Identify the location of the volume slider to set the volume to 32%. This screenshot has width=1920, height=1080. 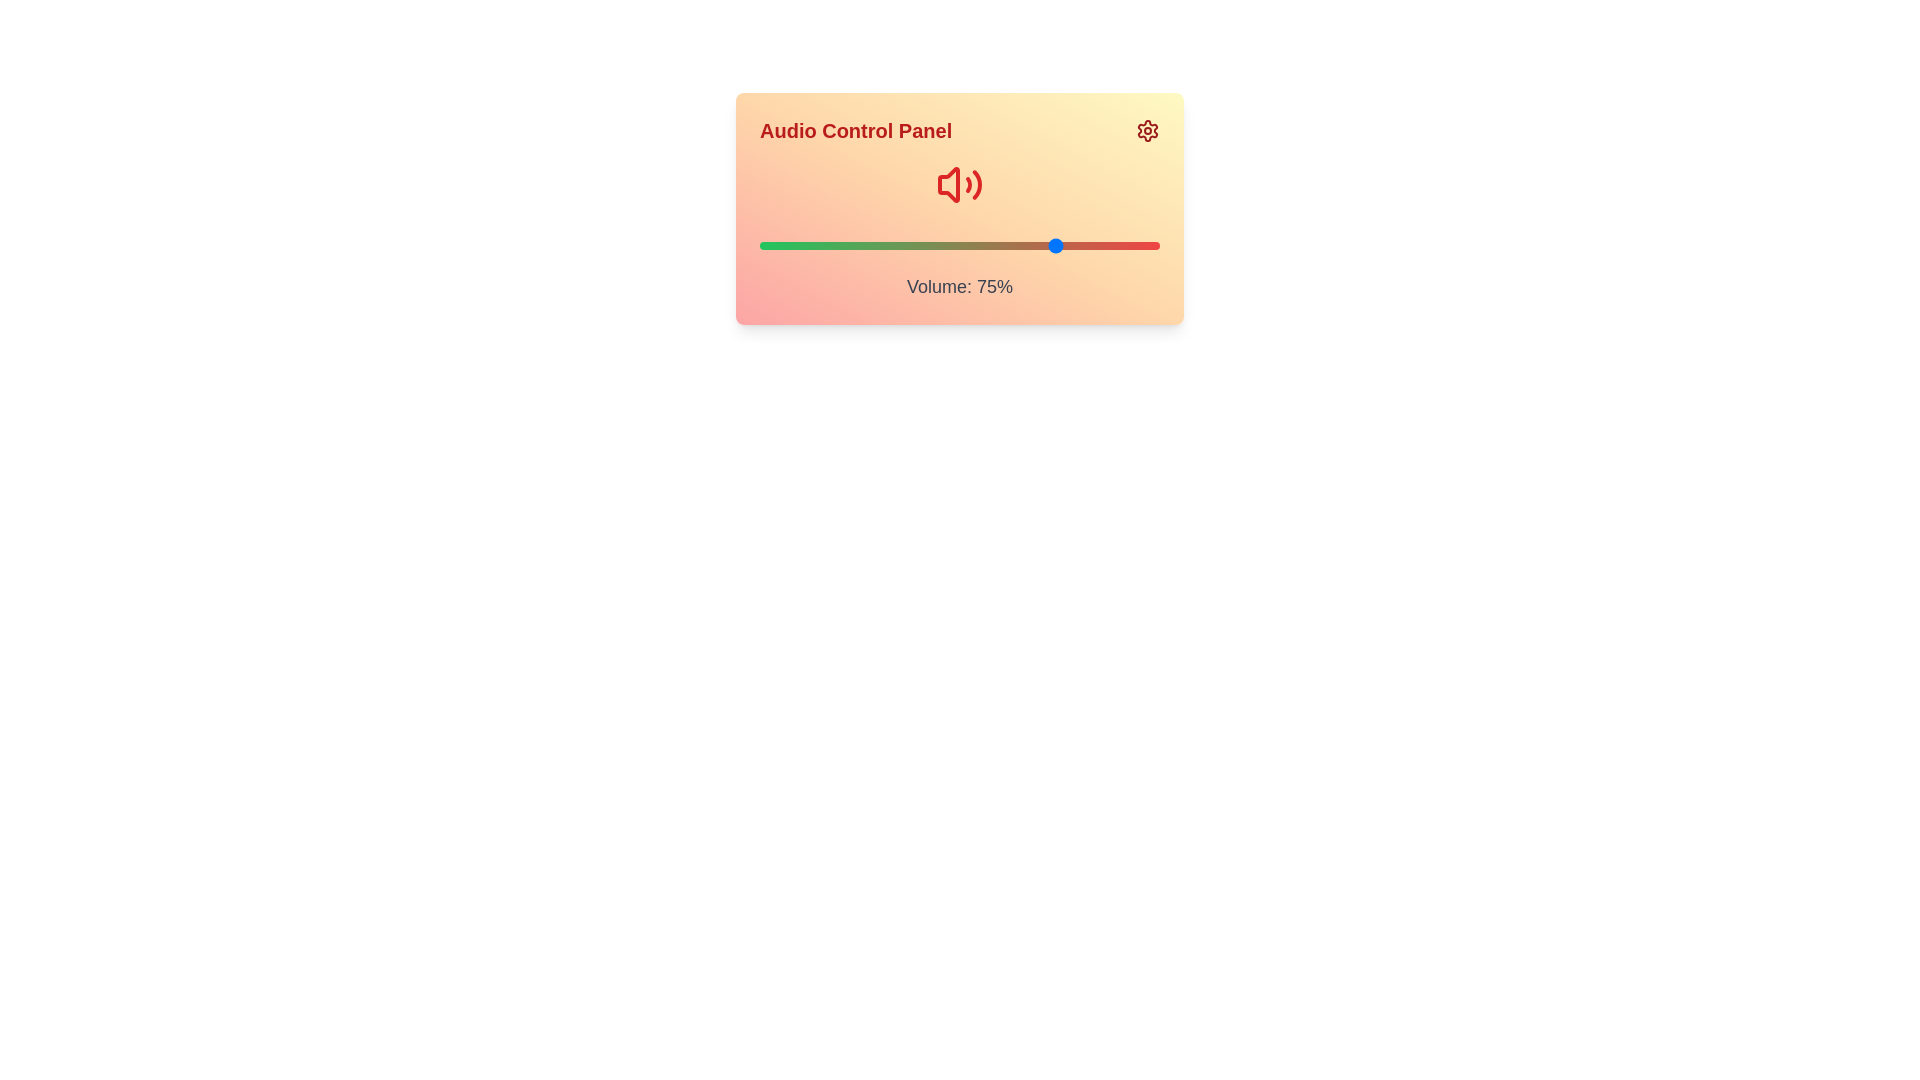
(887, 245).